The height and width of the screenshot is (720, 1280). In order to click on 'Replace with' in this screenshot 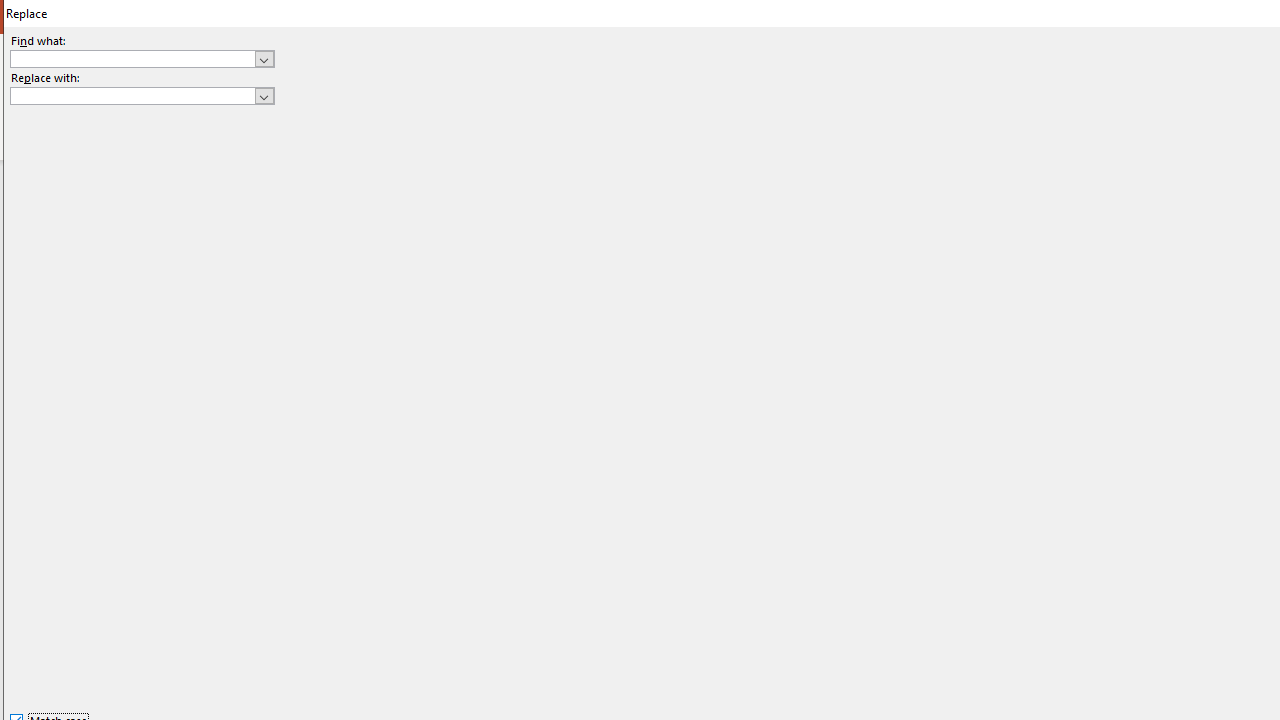, I will do `click(141, 96)`.